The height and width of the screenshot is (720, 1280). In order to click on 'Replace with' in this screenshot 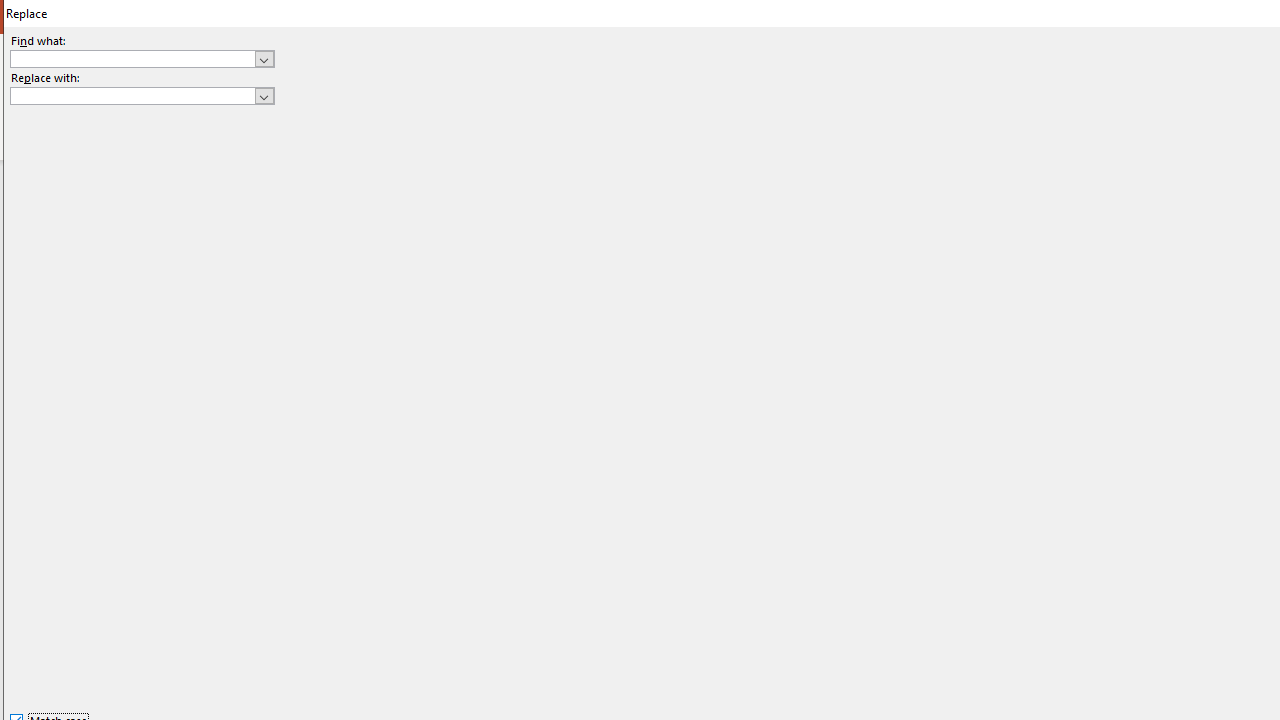, I will do `click(141, 96)`.